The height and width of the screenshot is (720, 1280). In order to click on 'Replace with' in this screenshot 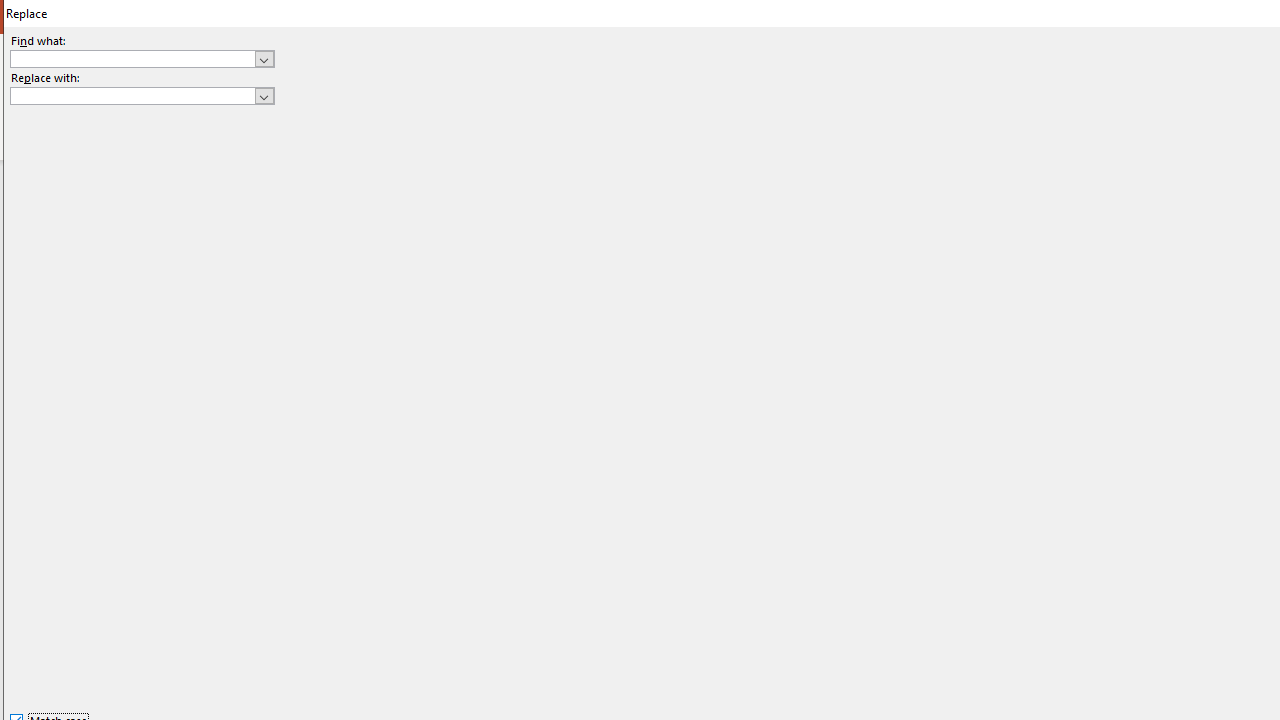, I will do `click(141, 96)`.